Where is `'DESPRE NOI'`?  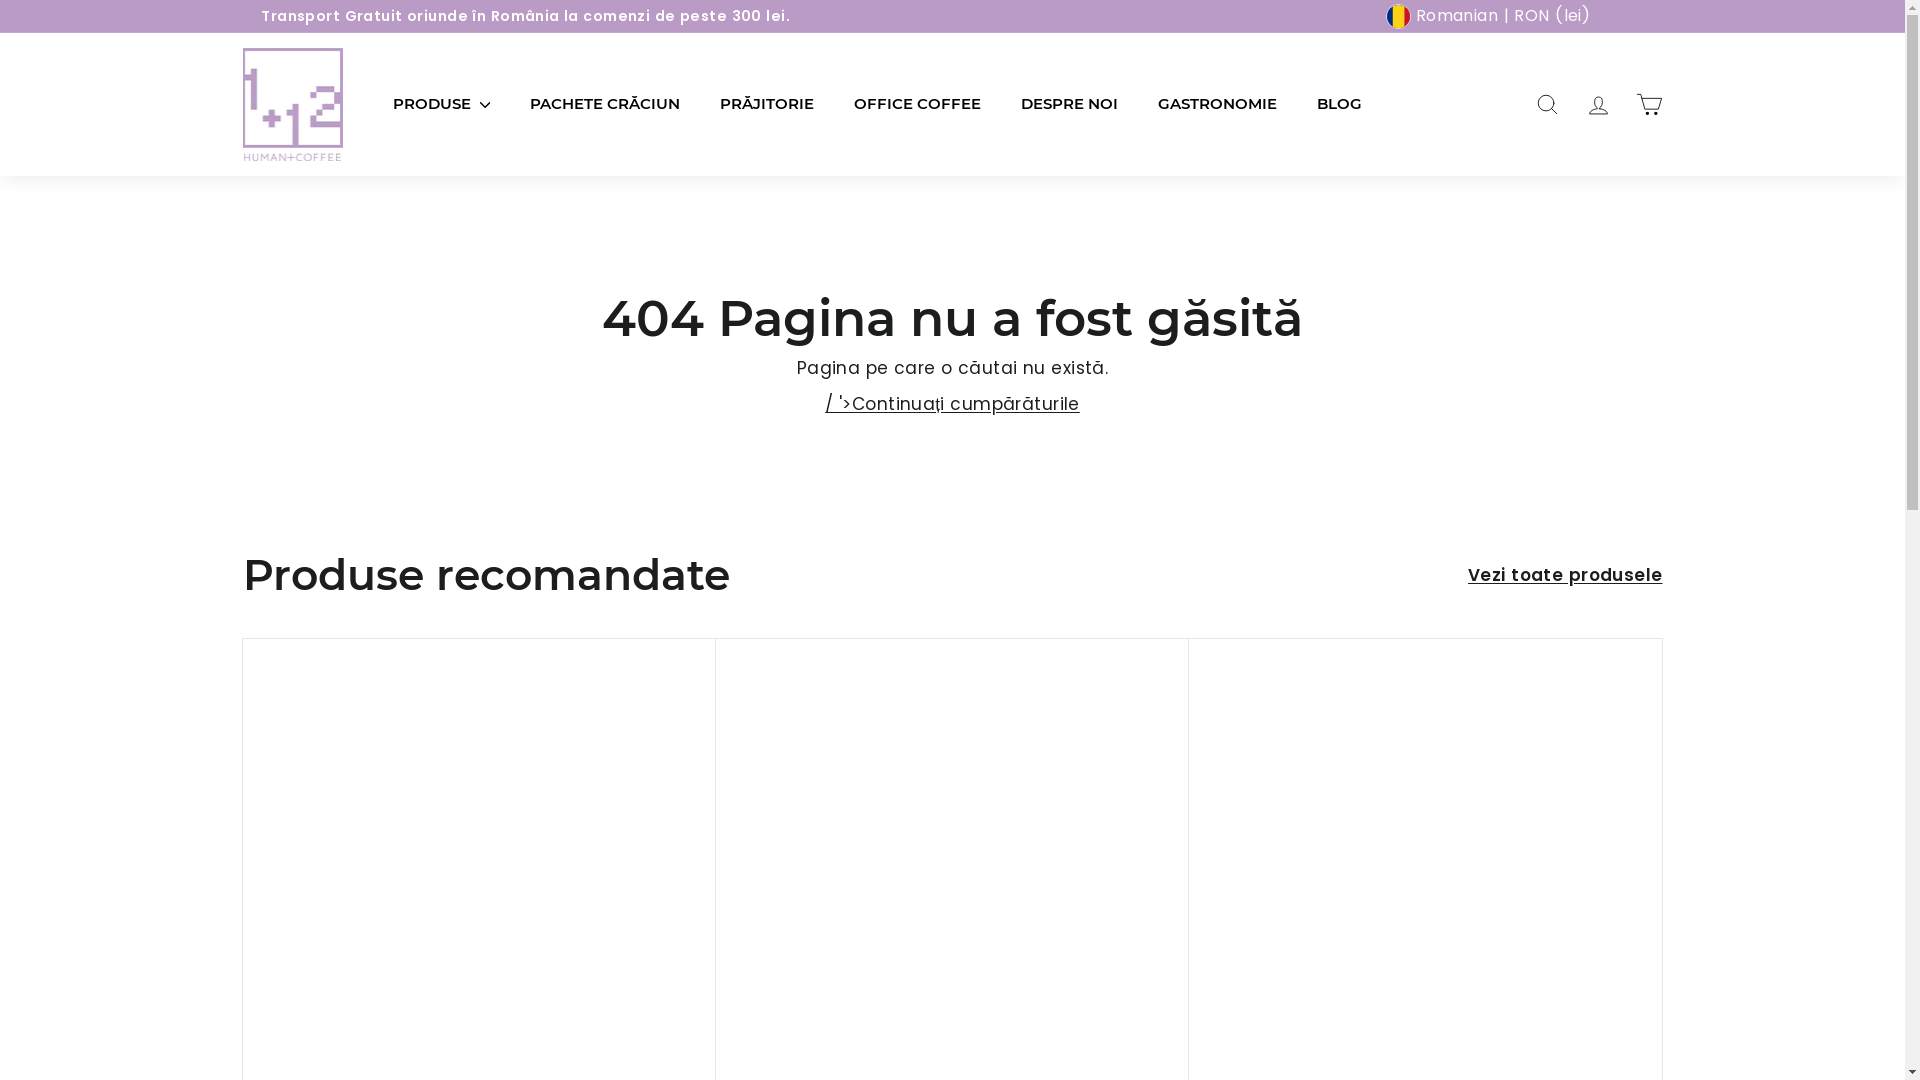 'DESPRE NOI' is located at coordinates (1067, 104).